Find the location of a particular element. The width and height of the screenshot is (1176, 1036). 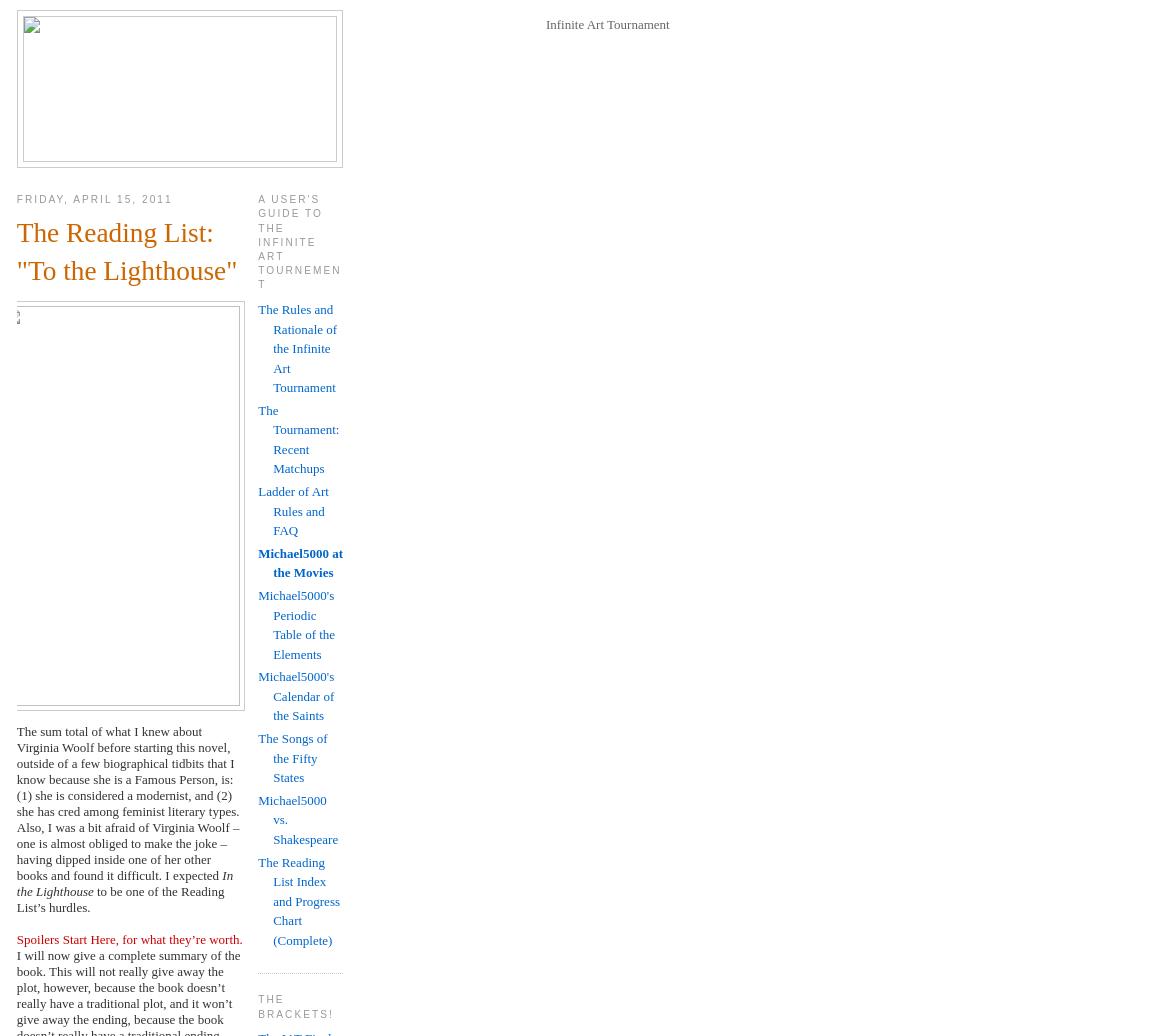

'The Reading List: "To the Lighthouse"' is located at coordinates (126, 251).